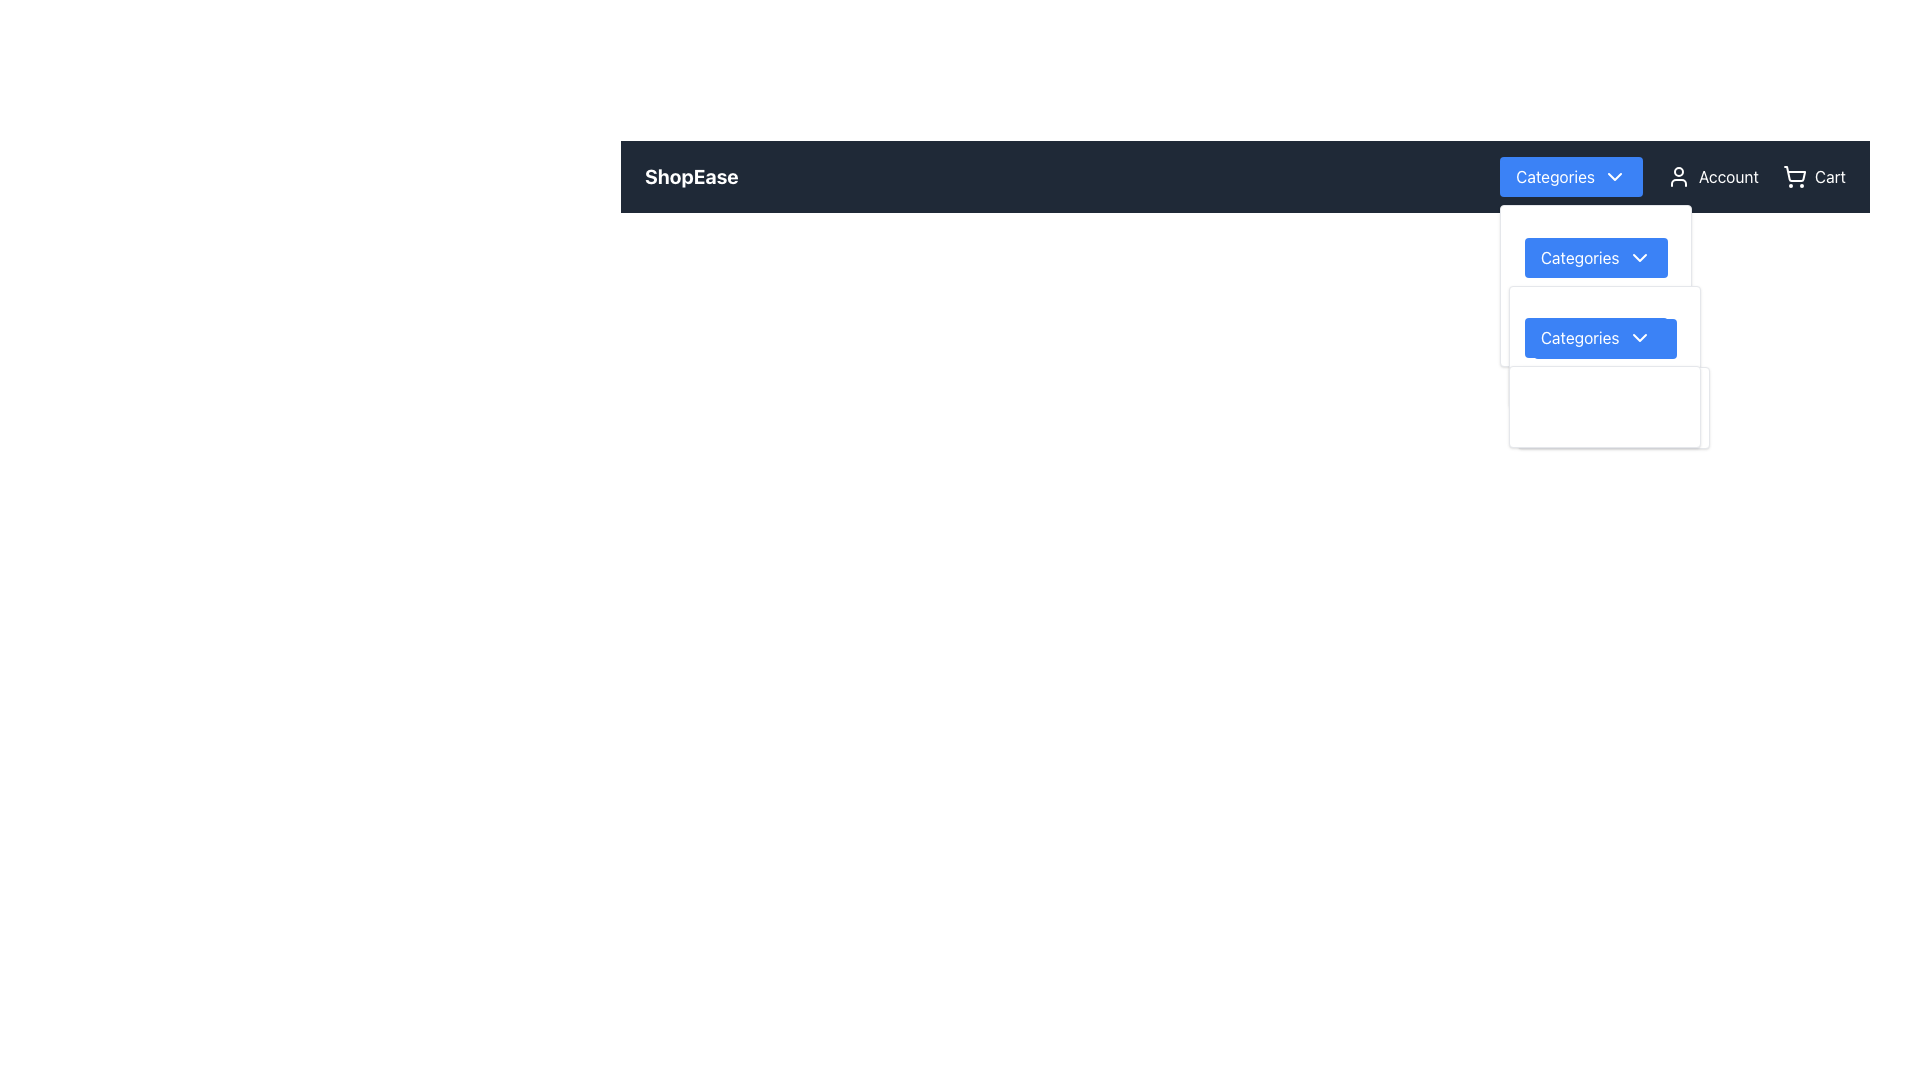  I want to click on the second 'Categories' button with a blue background and white text in the dropdown menu, so click(1595, 257).